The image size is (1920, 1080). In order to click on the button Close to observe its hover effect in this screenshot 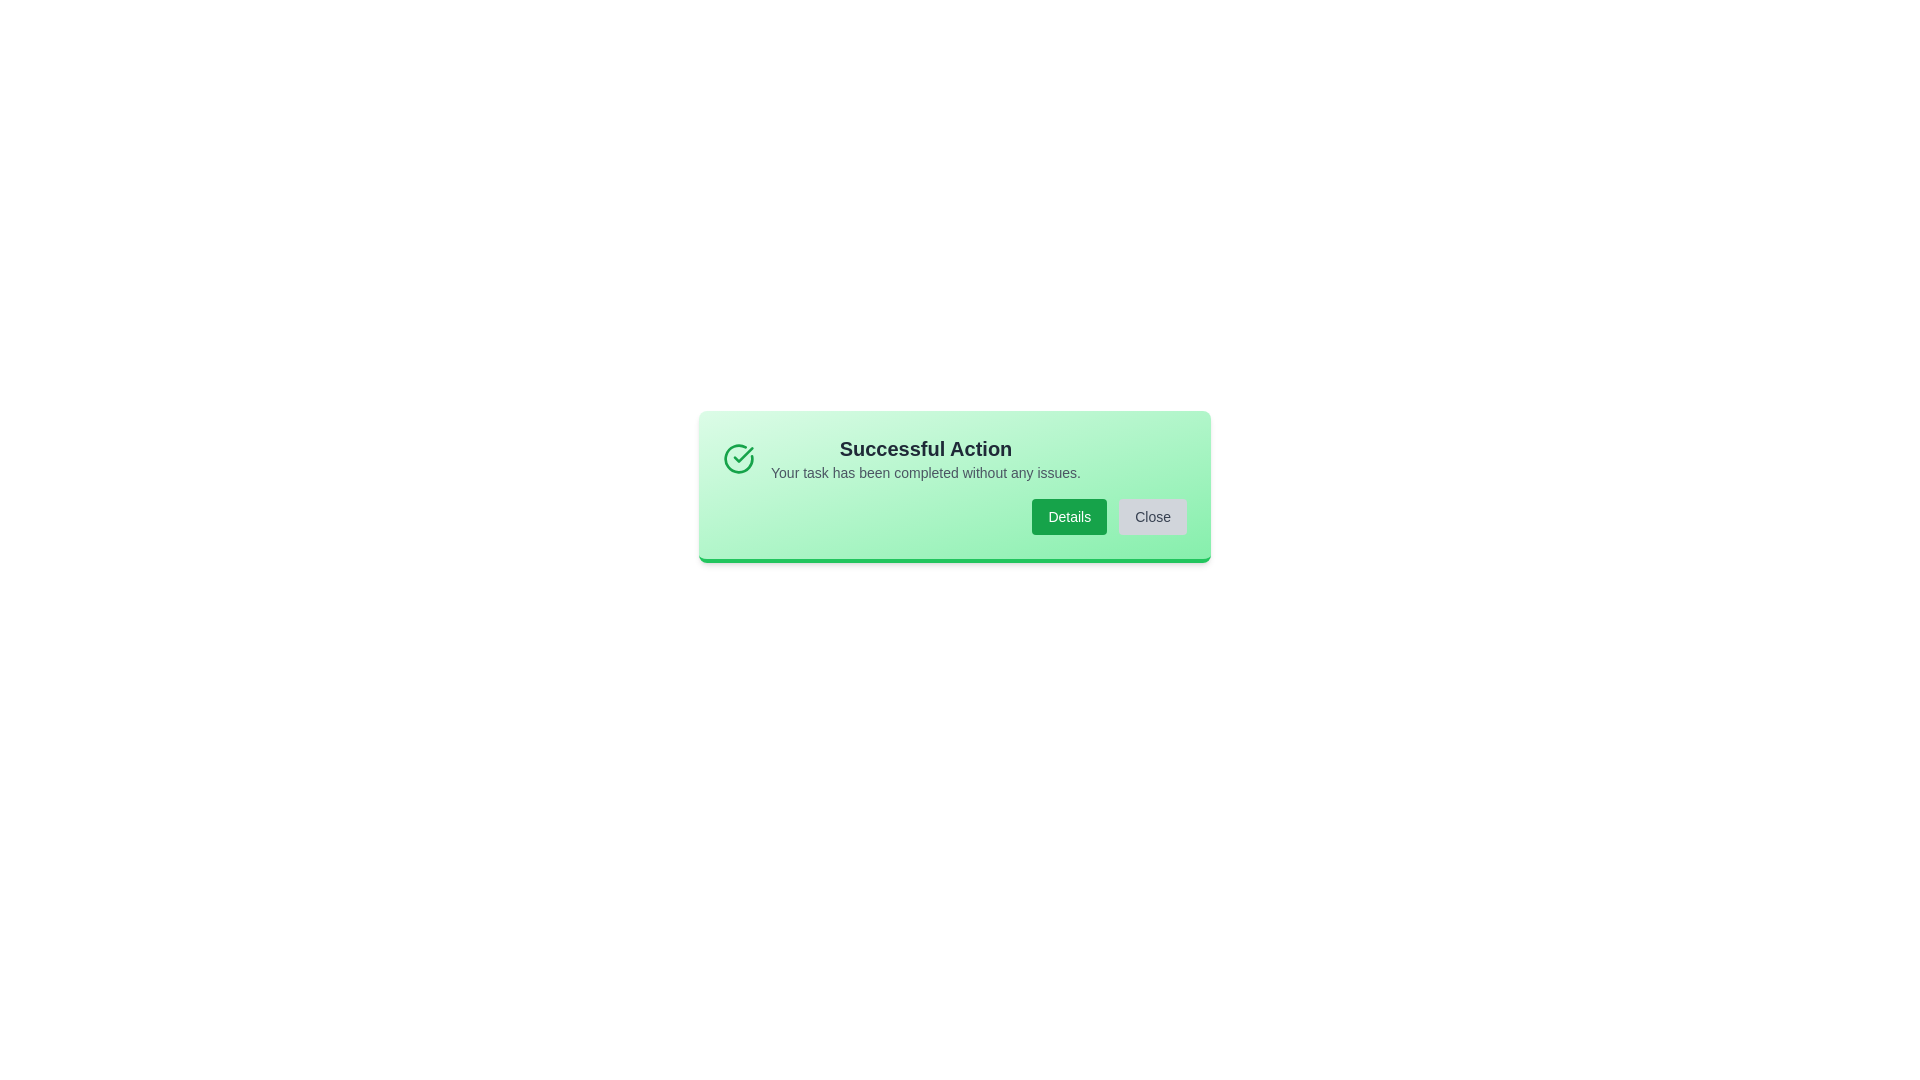, I will do `click(1153, 515)`.